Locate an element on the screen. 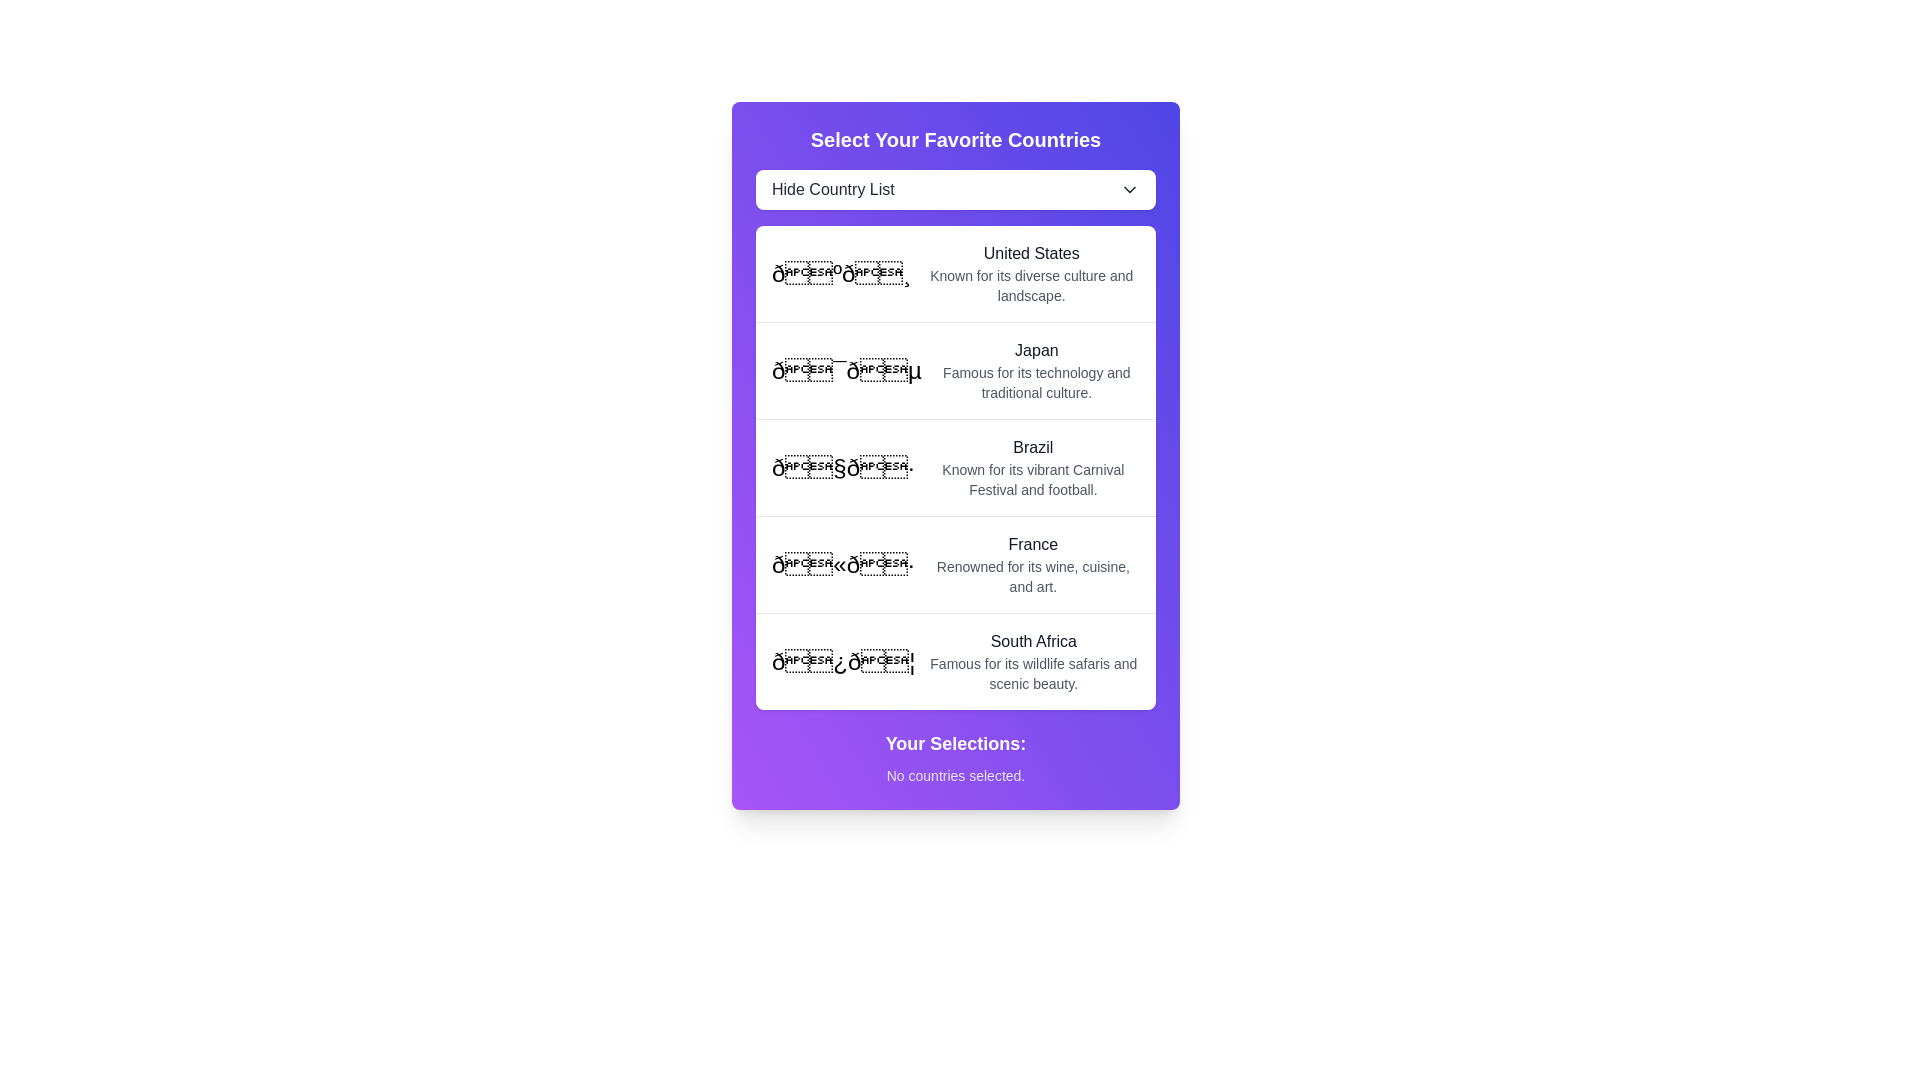  the Brazil flag icon located directly to the left of the text 'Brazil Known for its vibrant Carnival Festival and football.' is located at coordinates (843, 467).